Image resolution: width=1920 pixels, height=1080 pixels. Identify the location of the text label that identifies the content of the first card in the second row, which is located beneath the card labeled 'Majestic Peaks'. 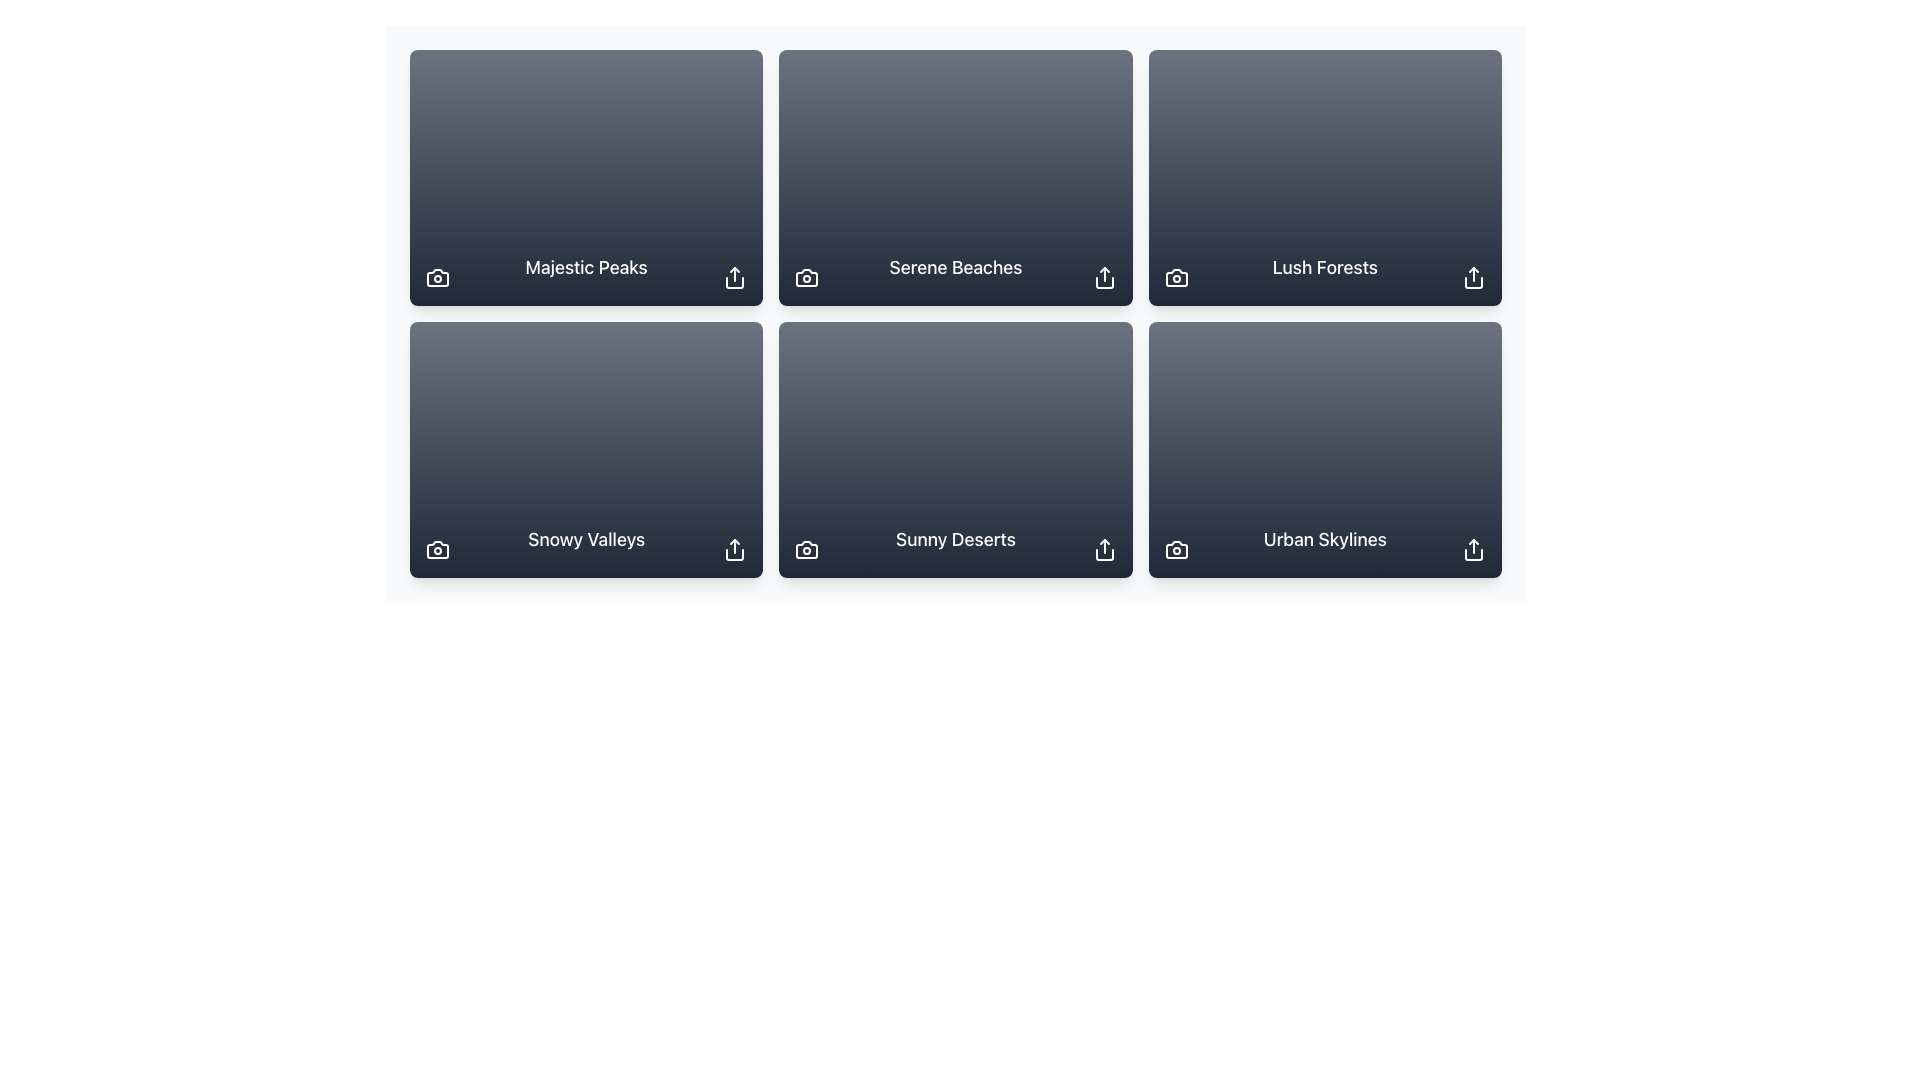
(585, 540).